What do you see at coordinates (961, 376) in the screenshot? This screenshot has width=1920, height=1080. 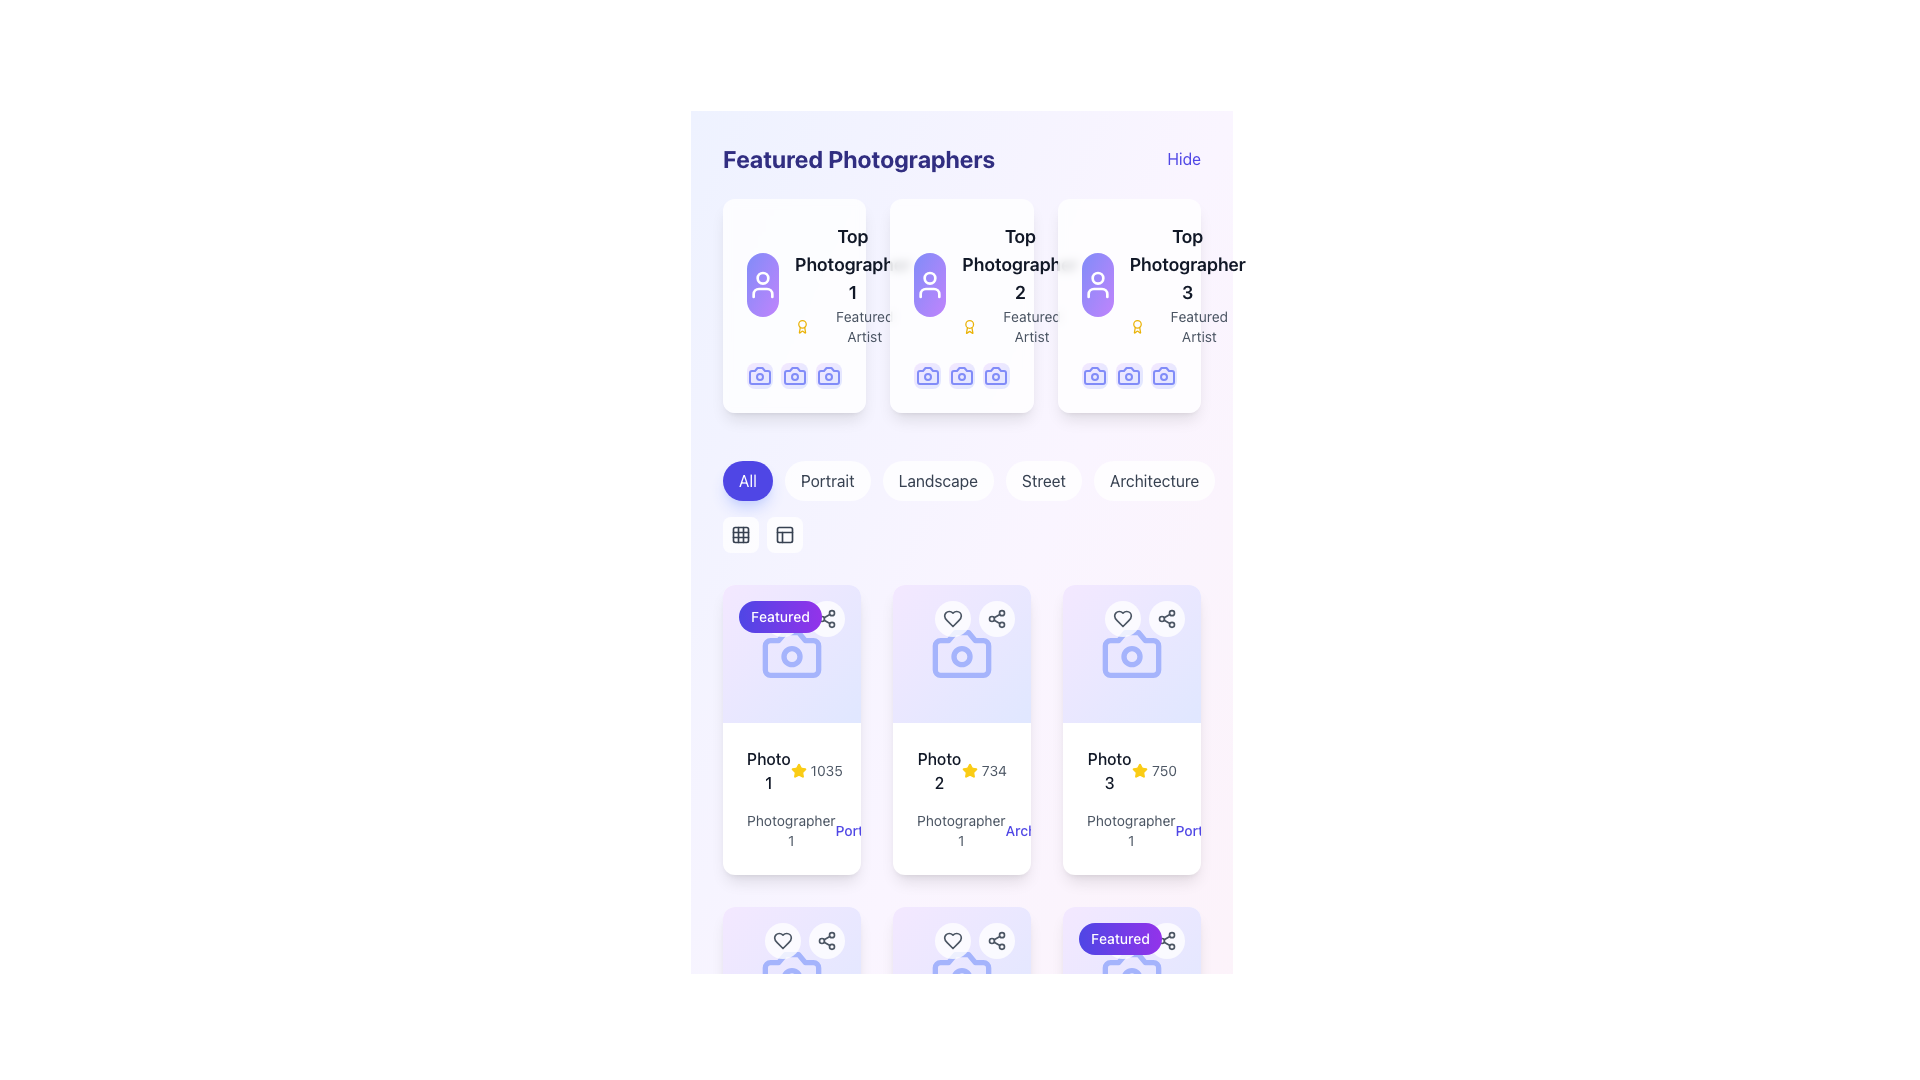 I see `the second camera icon located directly underneath the 'Top Photographer 2' section in the grid layout of the 'Featured Photographers' section` at bounding box center [961, 376].